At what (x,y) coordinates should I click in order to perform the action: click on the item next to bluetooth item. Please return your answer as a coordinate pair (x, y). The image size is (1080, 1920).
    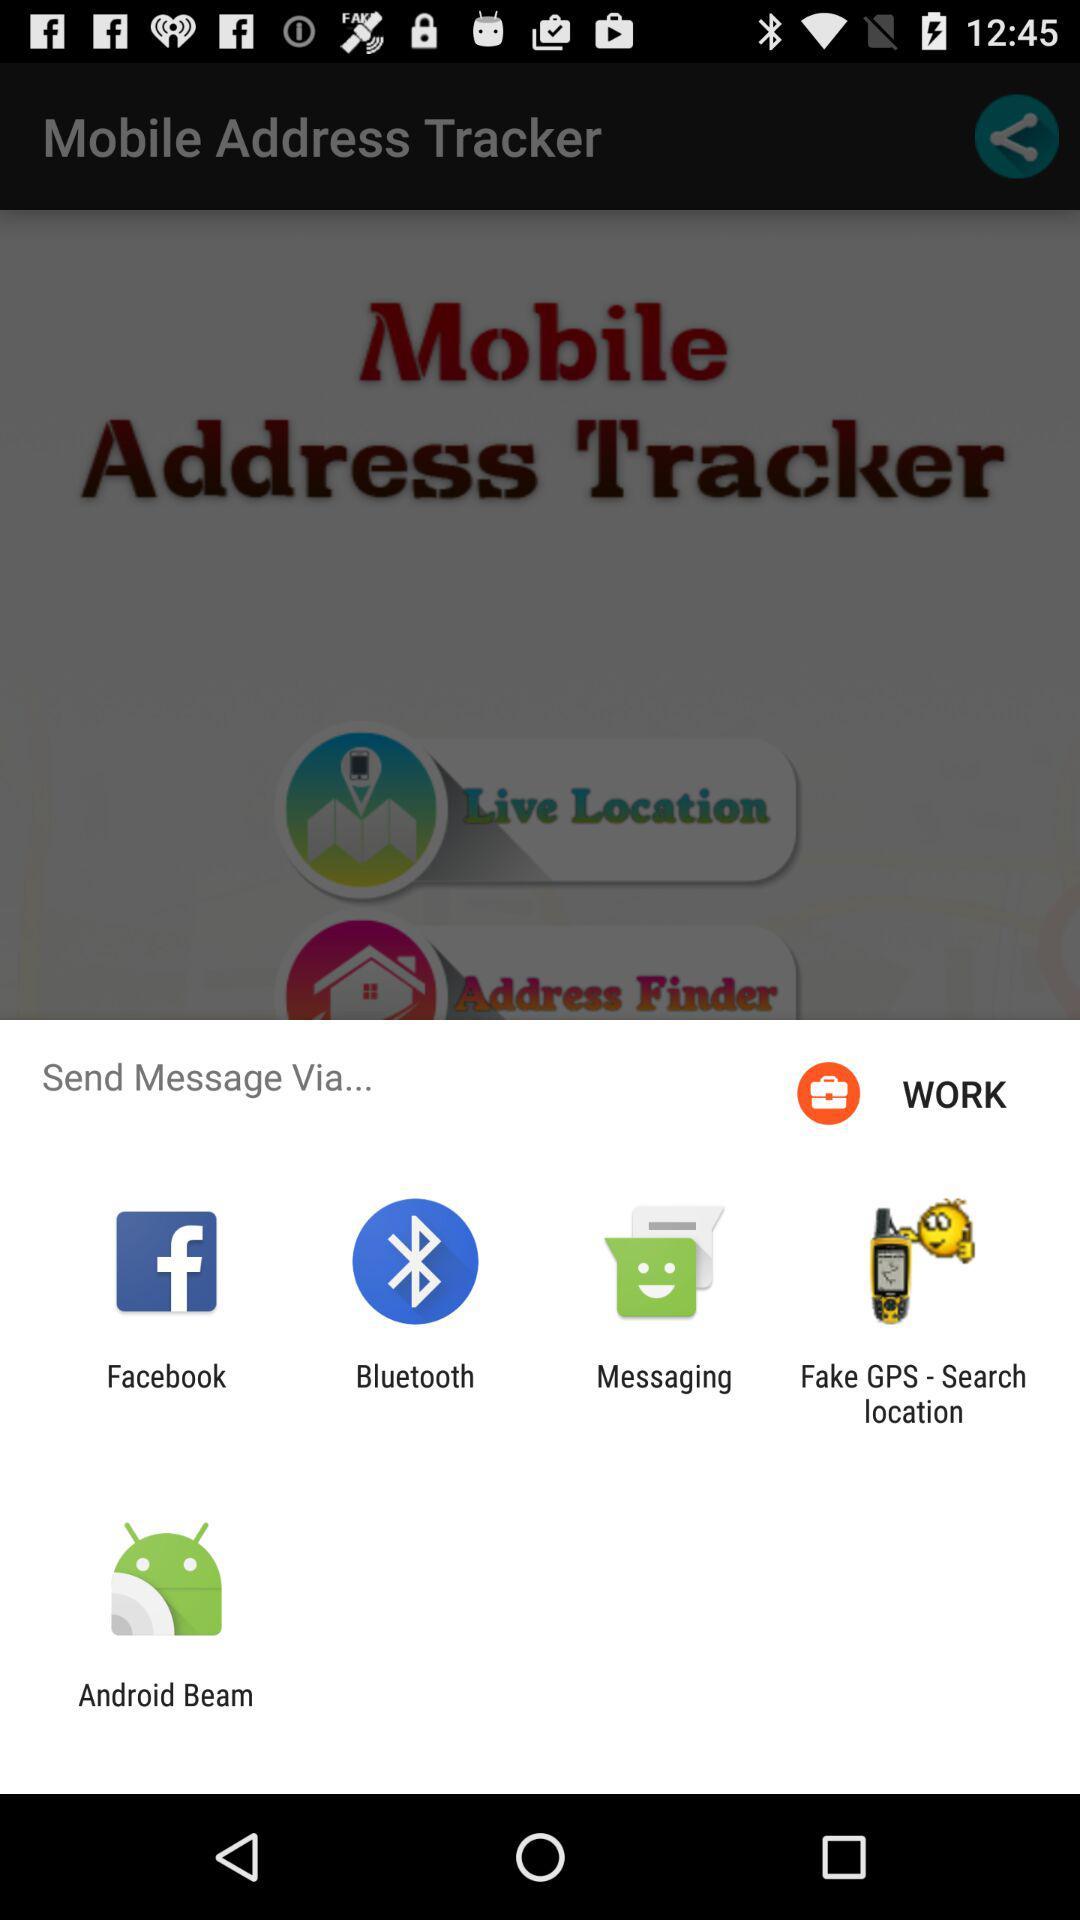
    Looking at the image, I should click on (165, 1392).